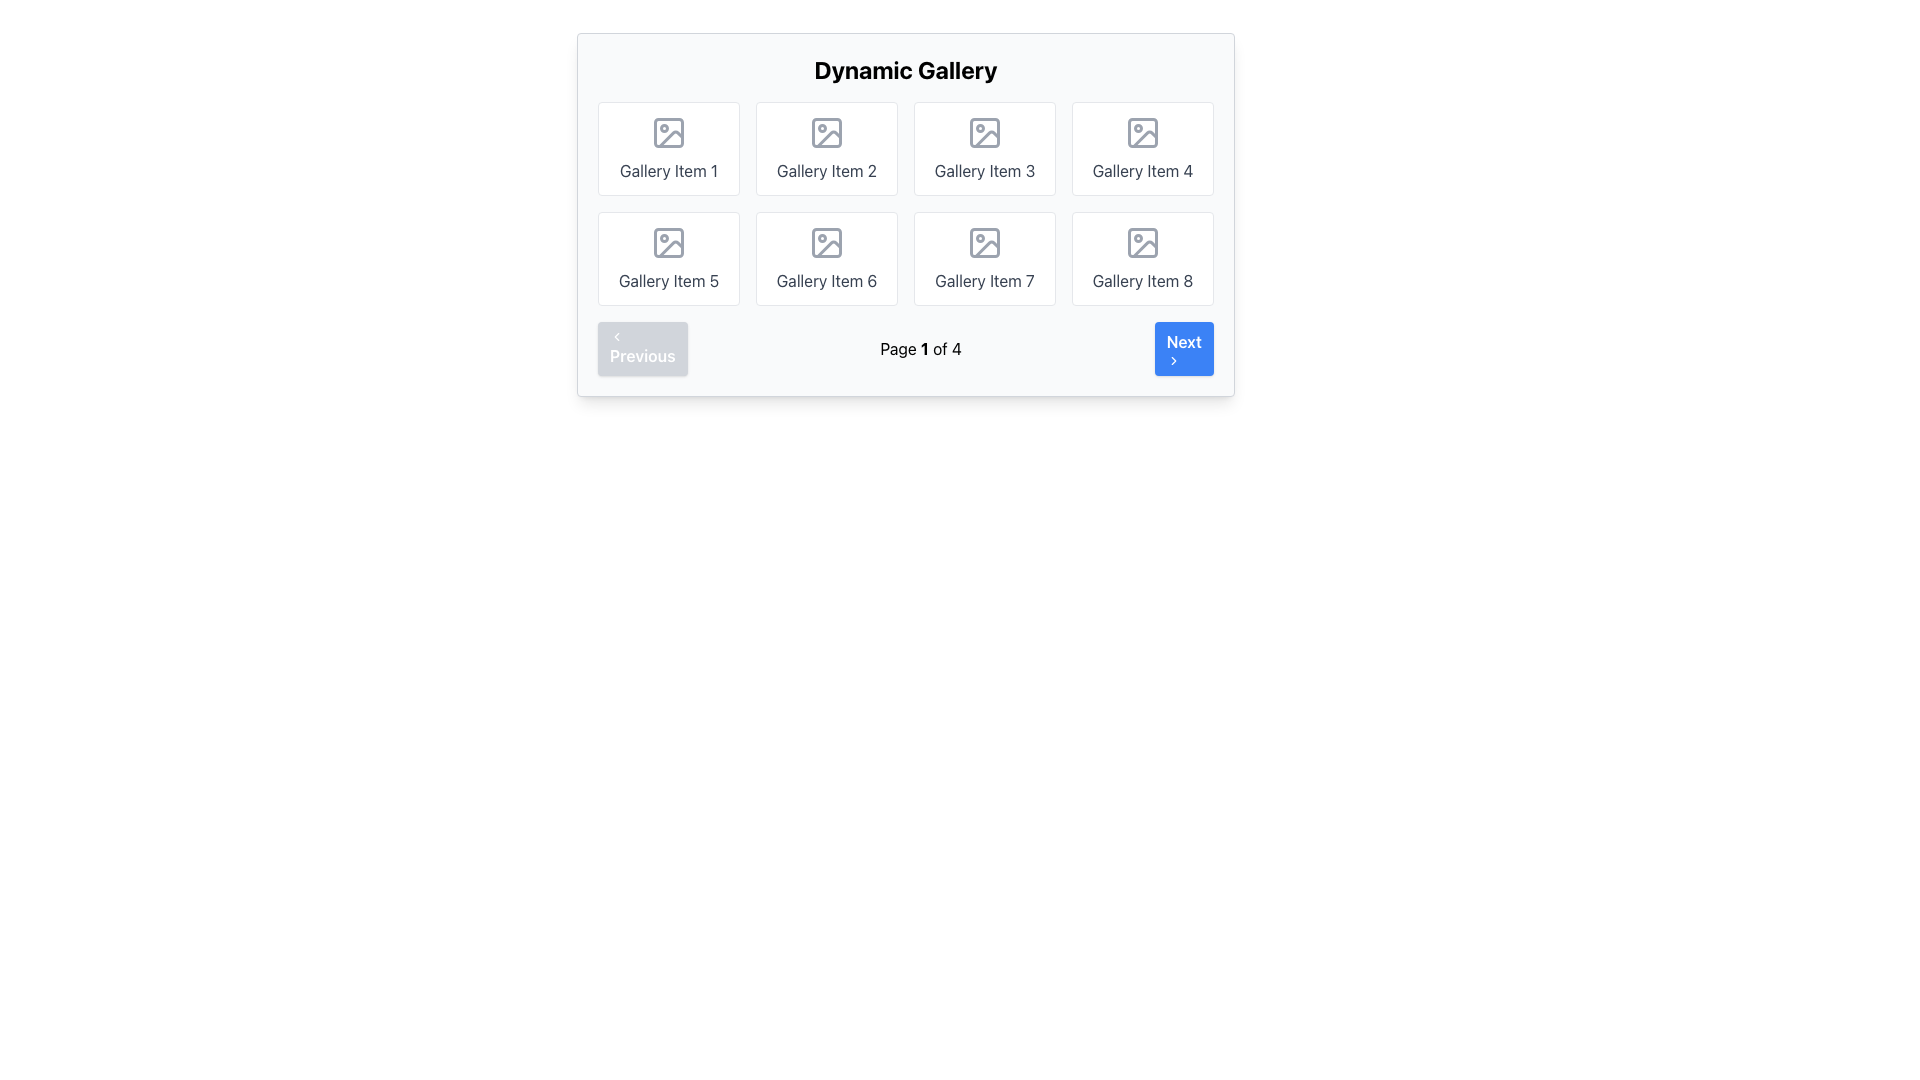 This screenshot has width=1920, height=1080. I want to click on the Icon element representing an image in the 'Gallery Item 5' section, which is styled gray and features a square frame with a circular shape and an intersecting diagonal line, so click(668, 242).